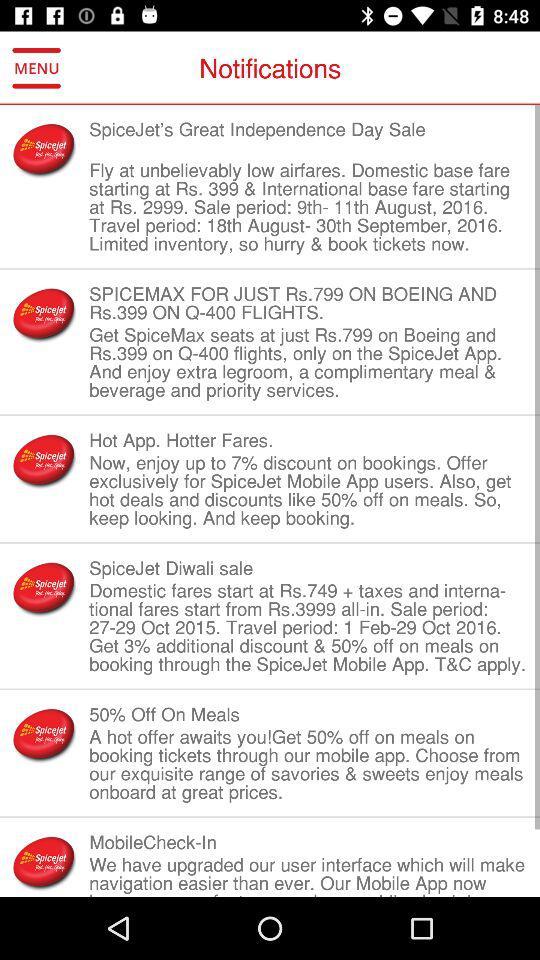 This screenshot has width=540, height=960. Describe the element at coordinates (44, 861) in the screenshot. I see `the symbol beside mobilecheckin` at that location.